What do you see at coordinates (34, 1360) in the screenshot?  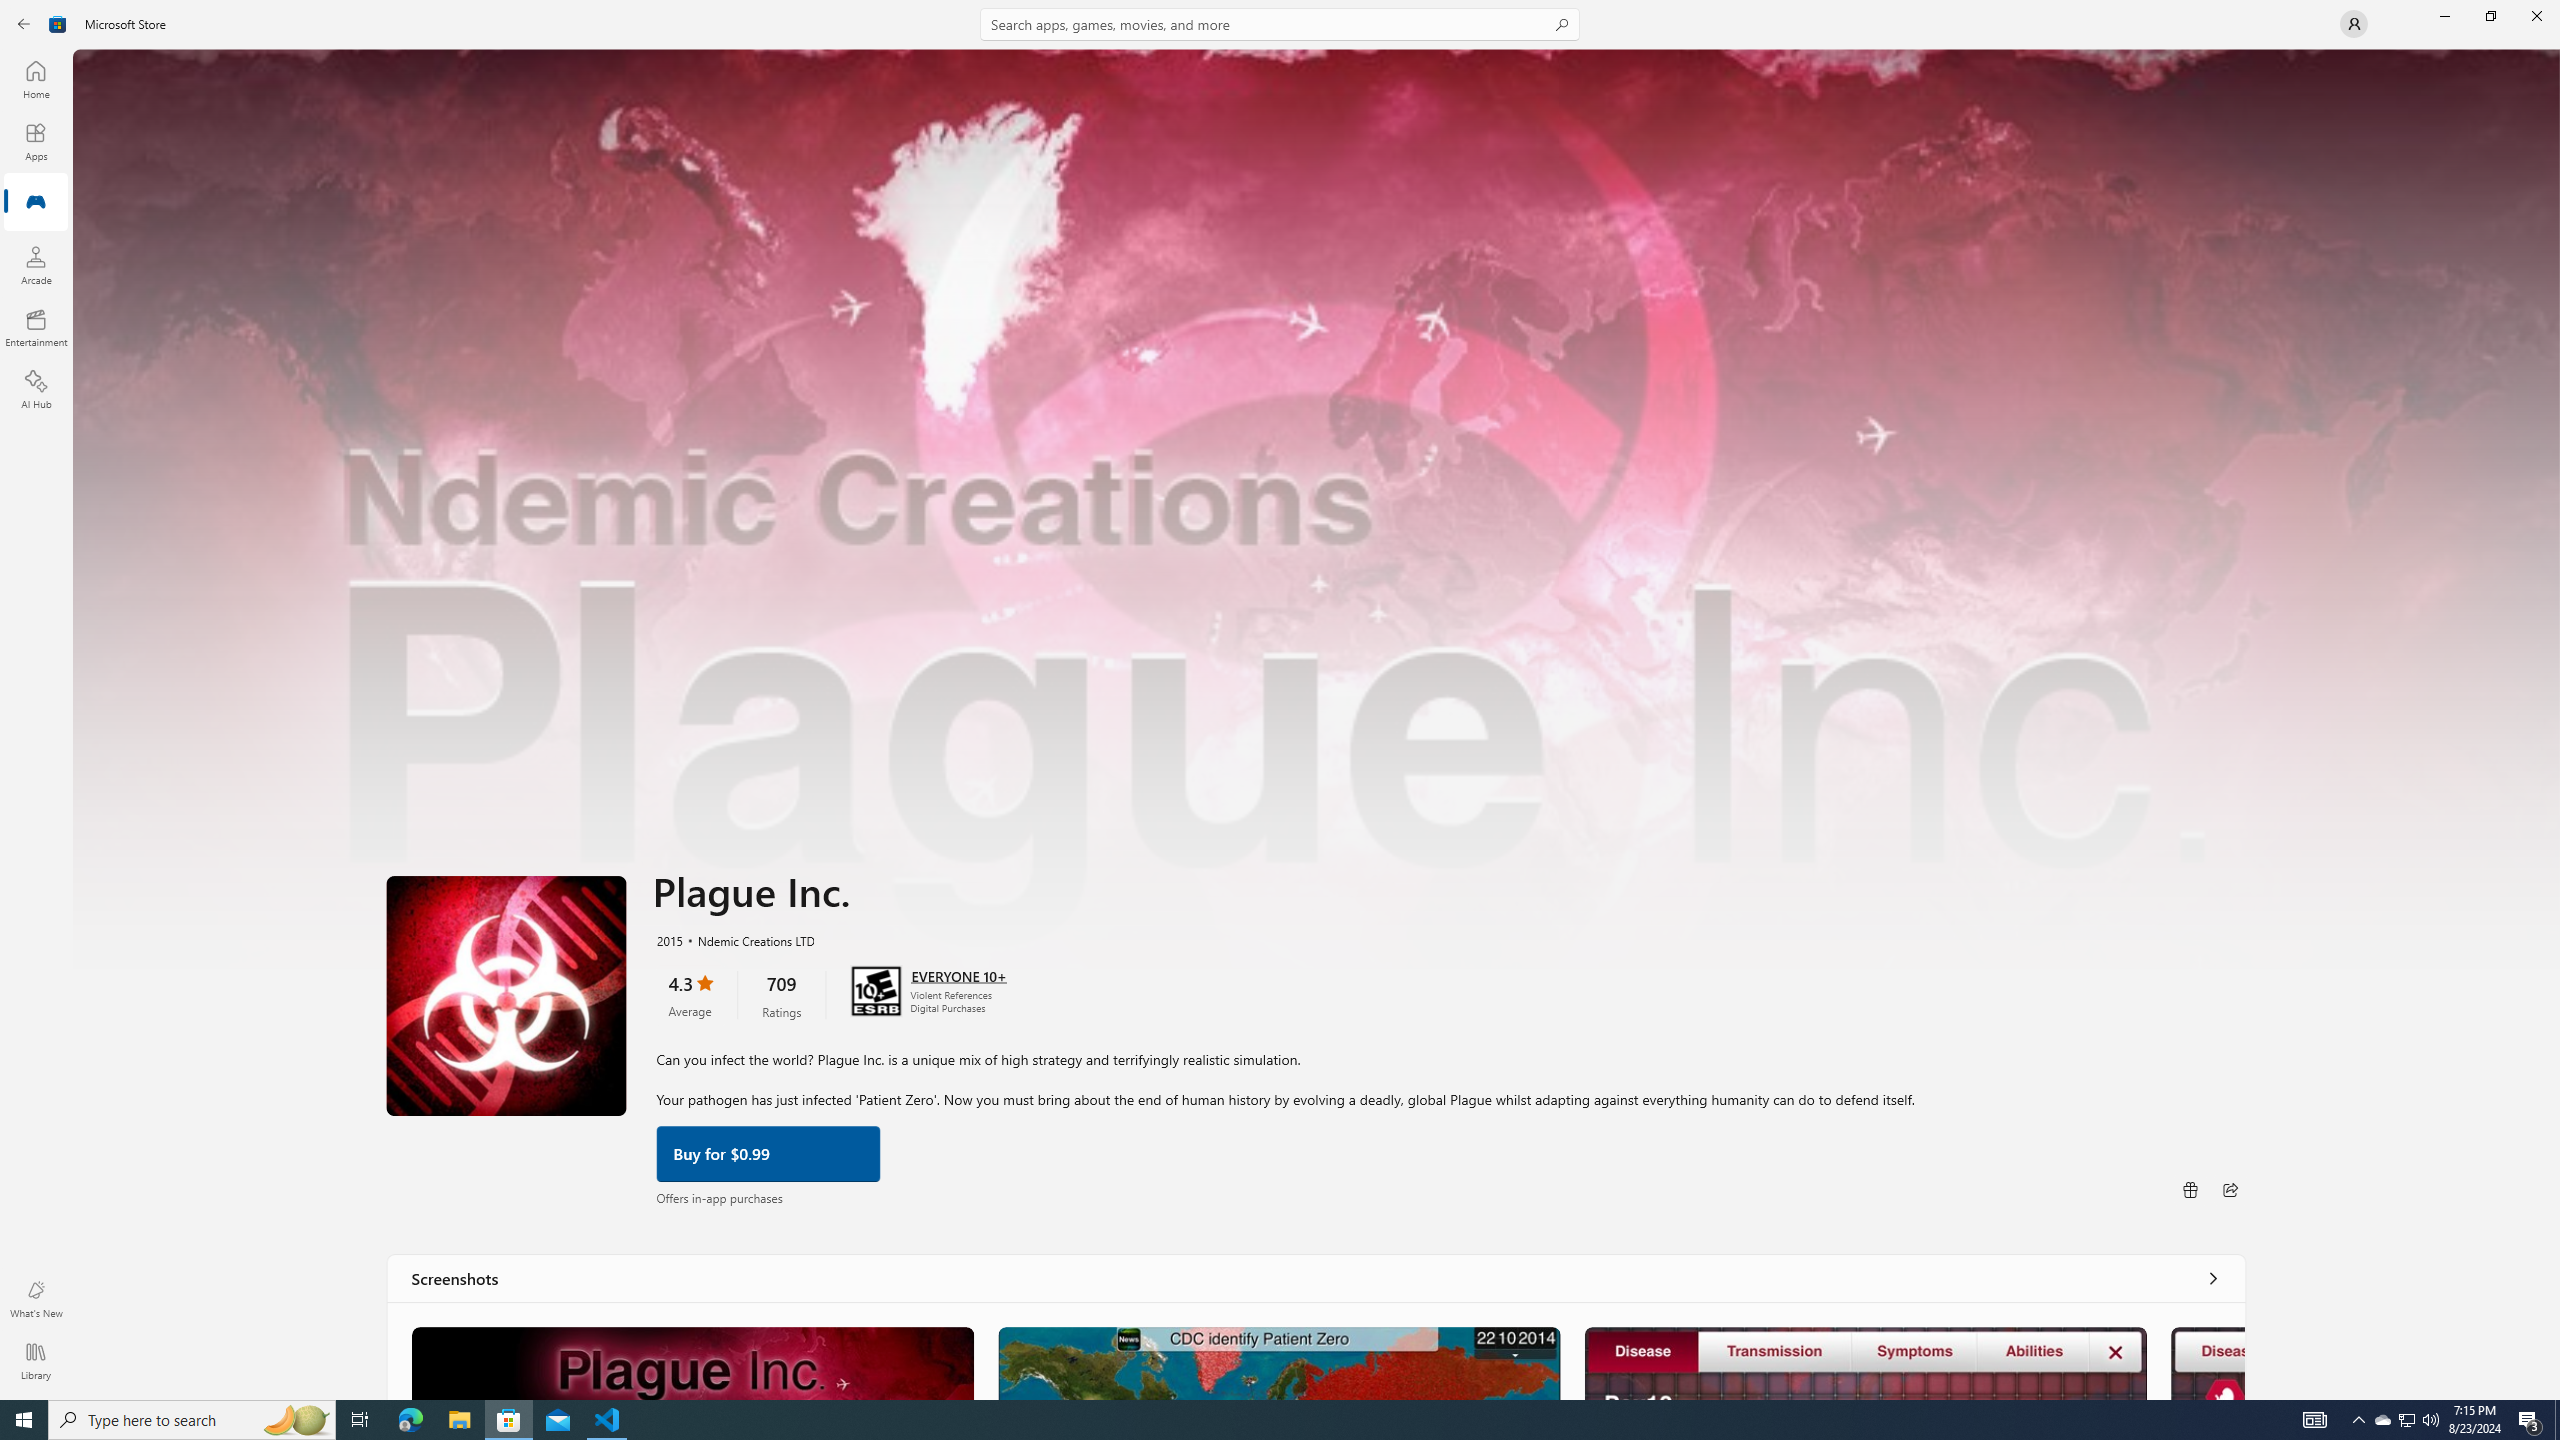 I see `'Library'` at bounding box center [34, 1360].